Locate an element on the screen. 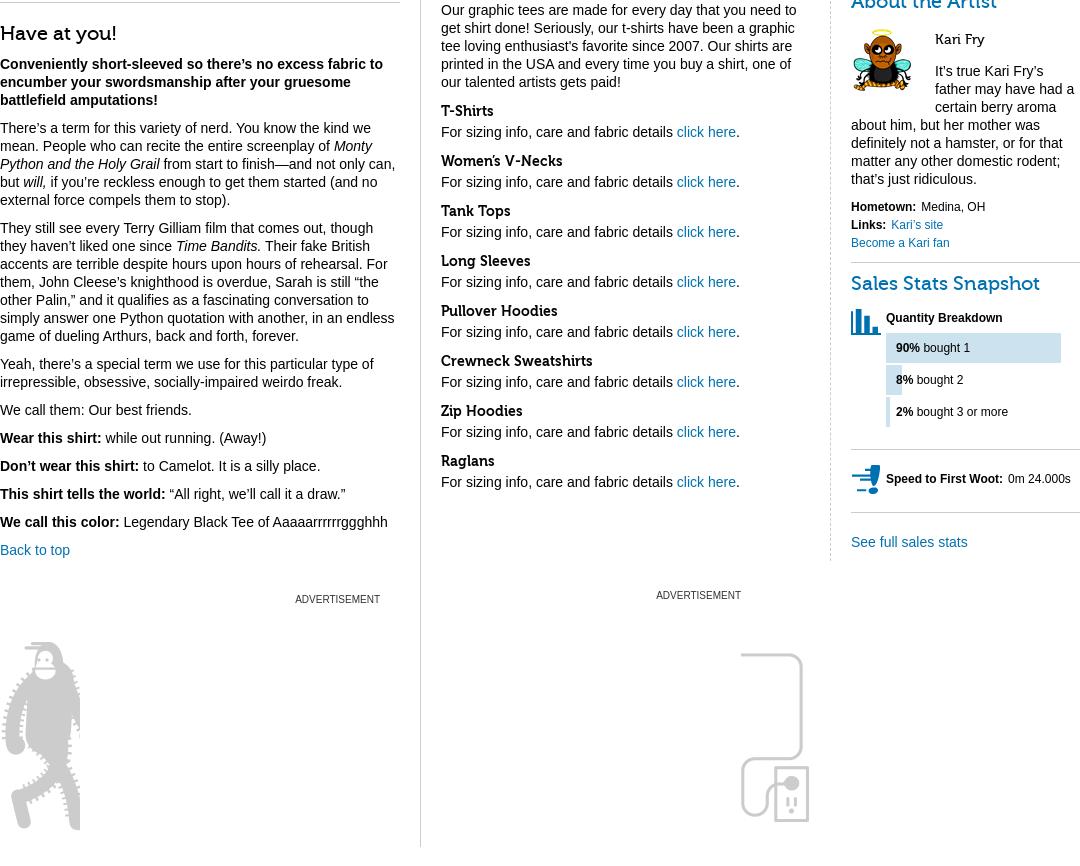 The height and width of the screenshot is (866, 1080). 'to Camelot. It is a silly place.' is located at coordinates (228, 465).